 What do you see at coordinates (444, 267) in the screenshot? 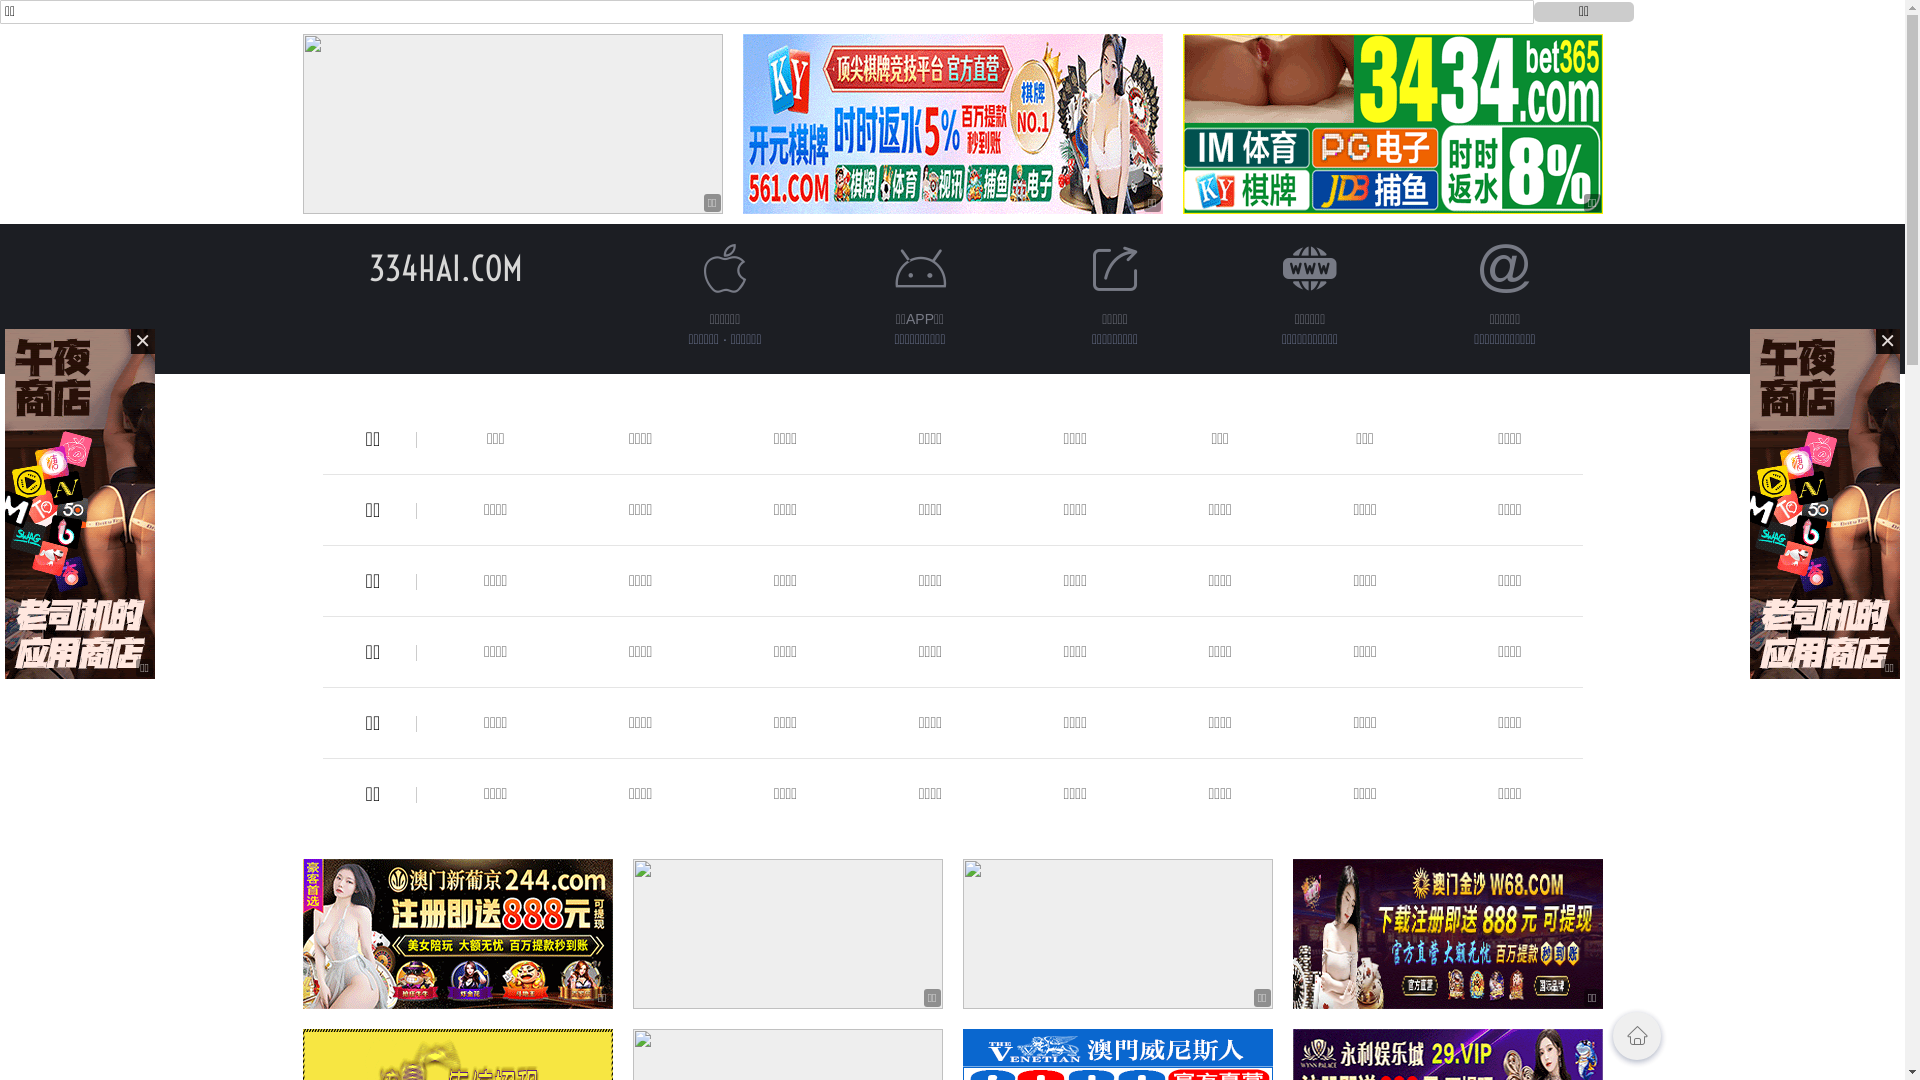
I see `'334HAI.COM'` at bounding box center [444, 267].